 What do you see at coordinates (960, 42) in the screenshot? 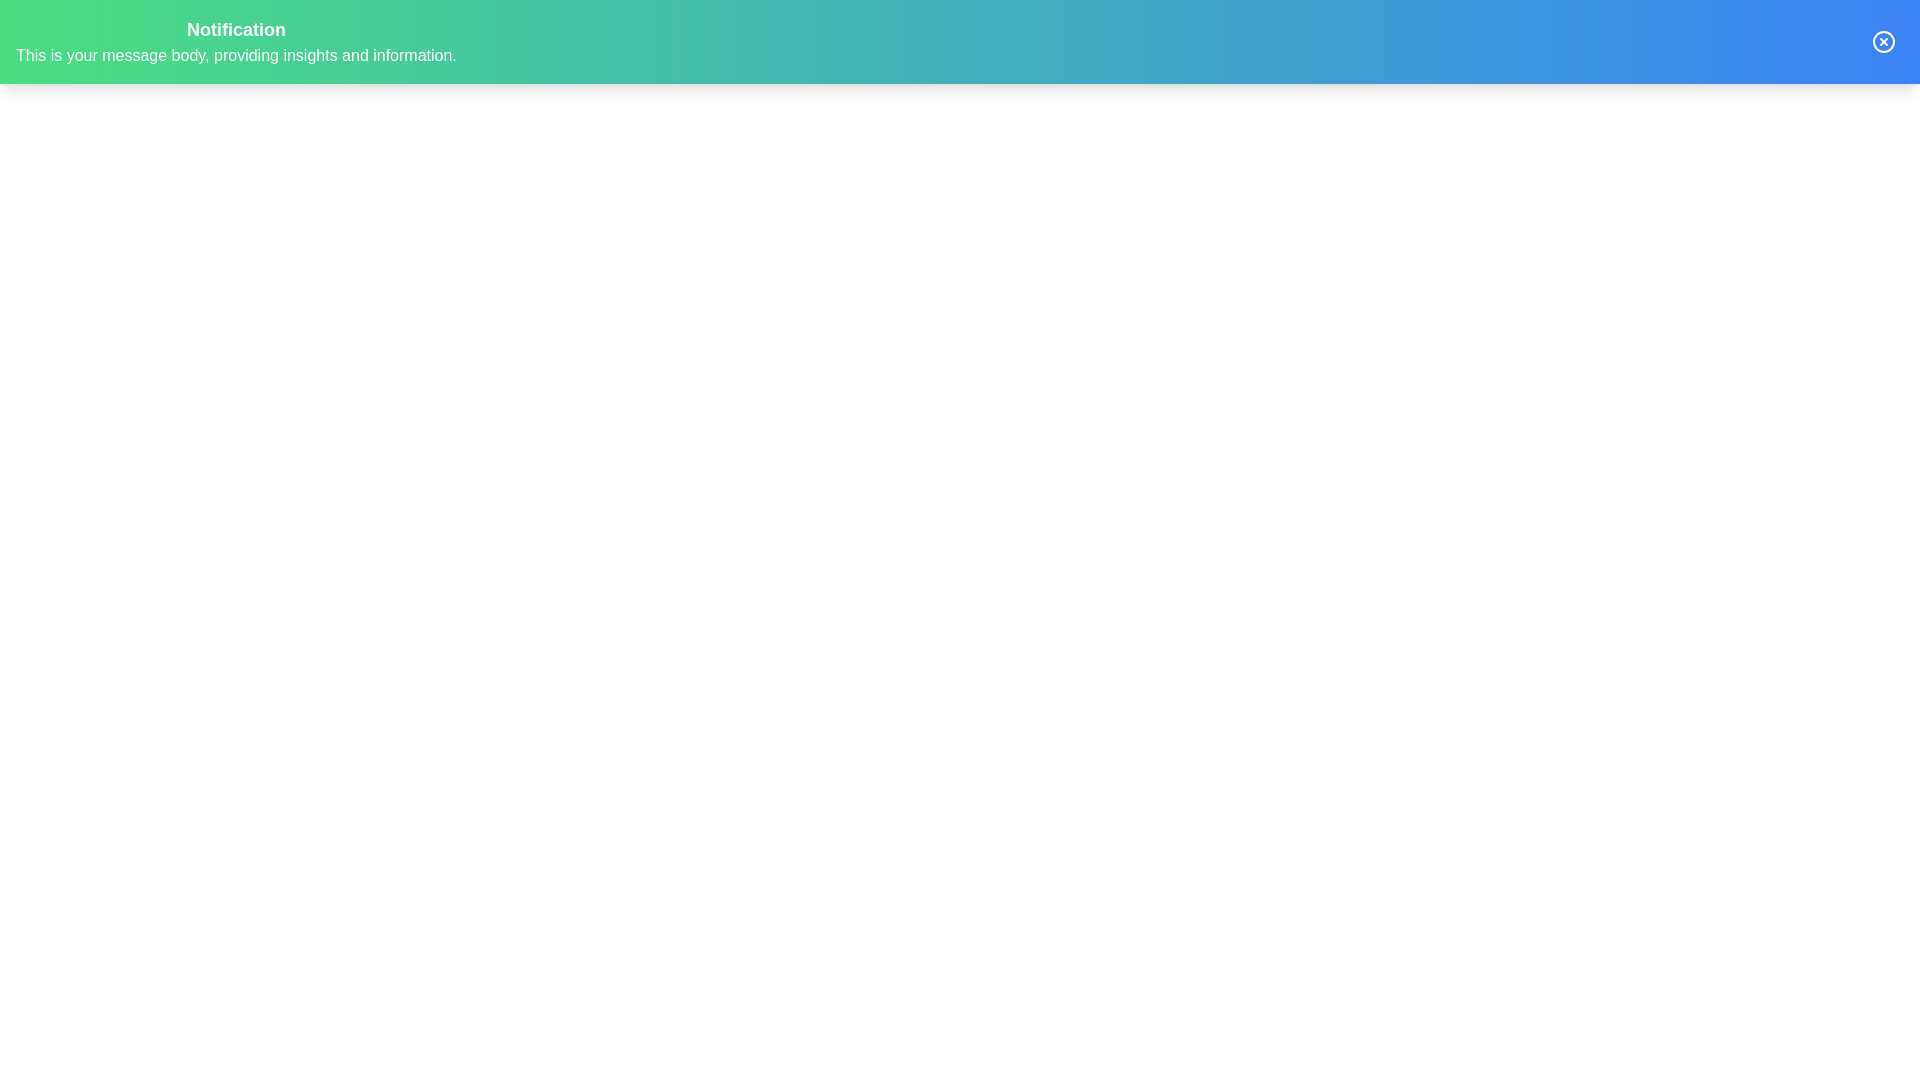
I see `the notification bar to highlight it` at bounding box center [960, 42].